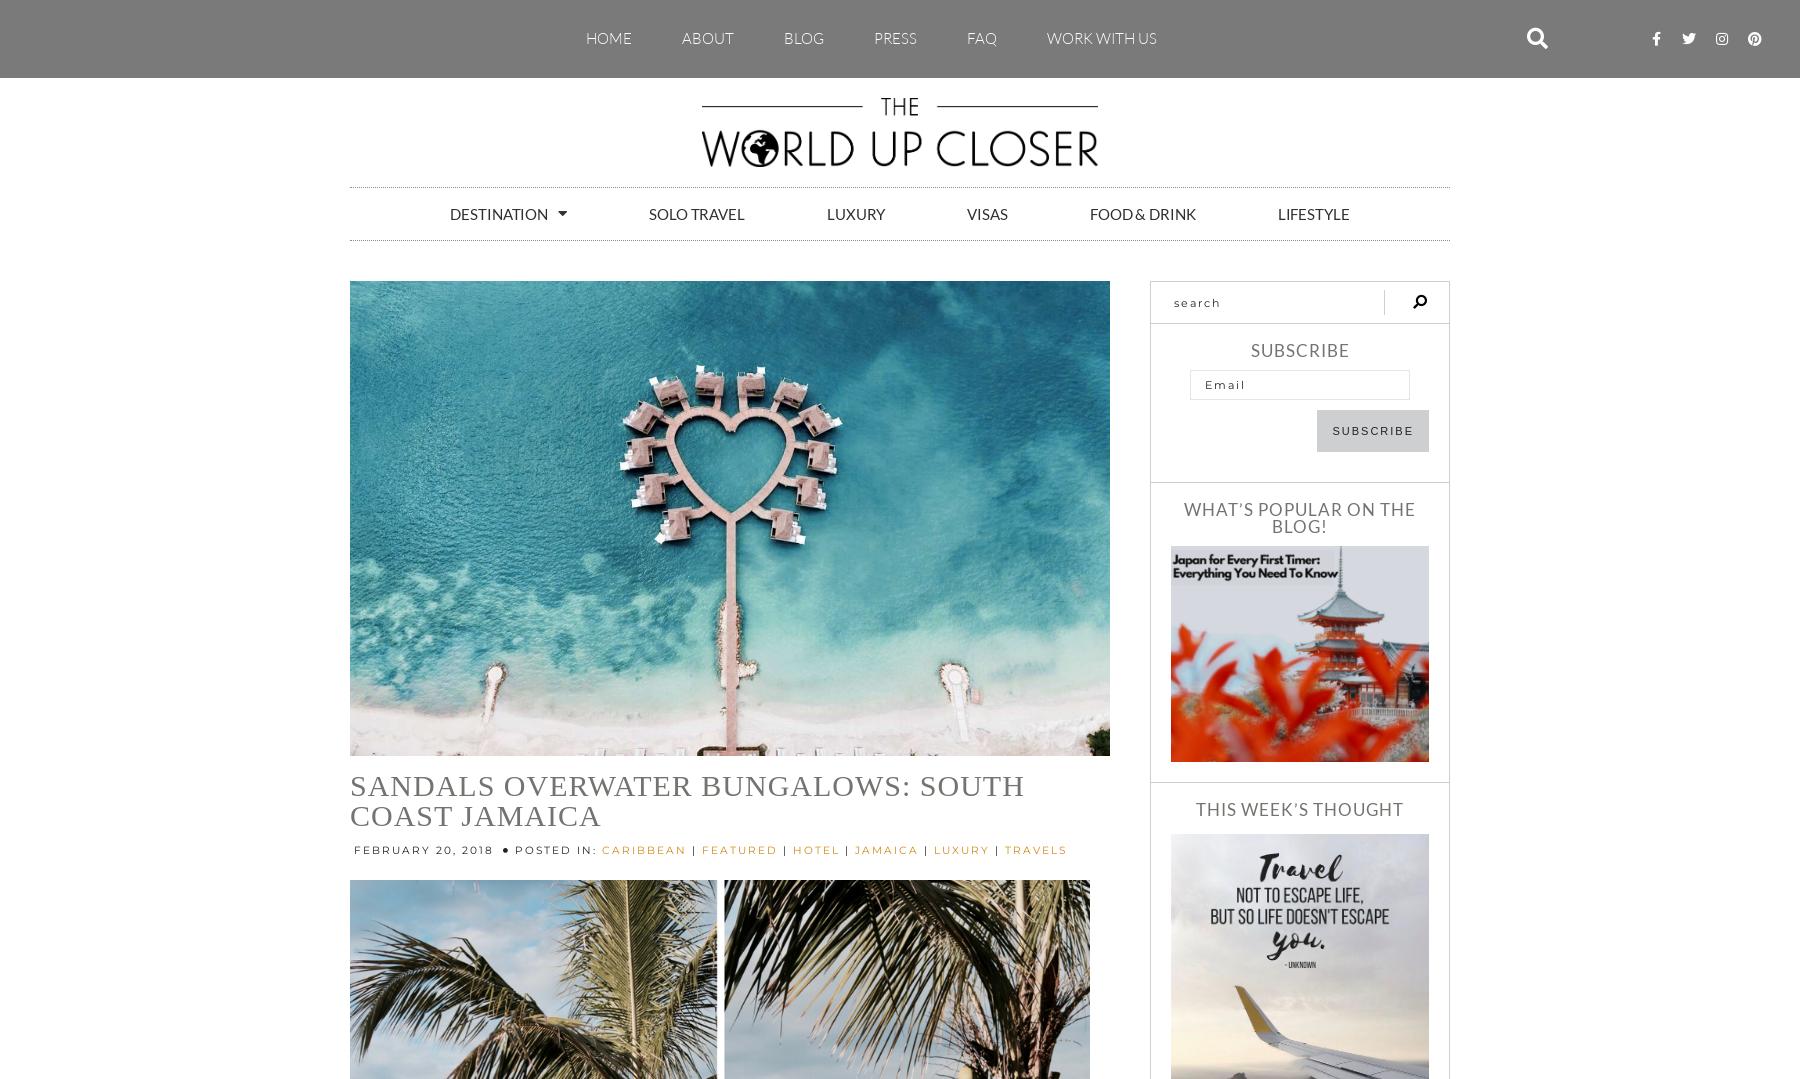 The image size is (1800, 1079). Describe the element at coordinates (855, 211) in the screenshot. I see `'Luxury'` at that location.